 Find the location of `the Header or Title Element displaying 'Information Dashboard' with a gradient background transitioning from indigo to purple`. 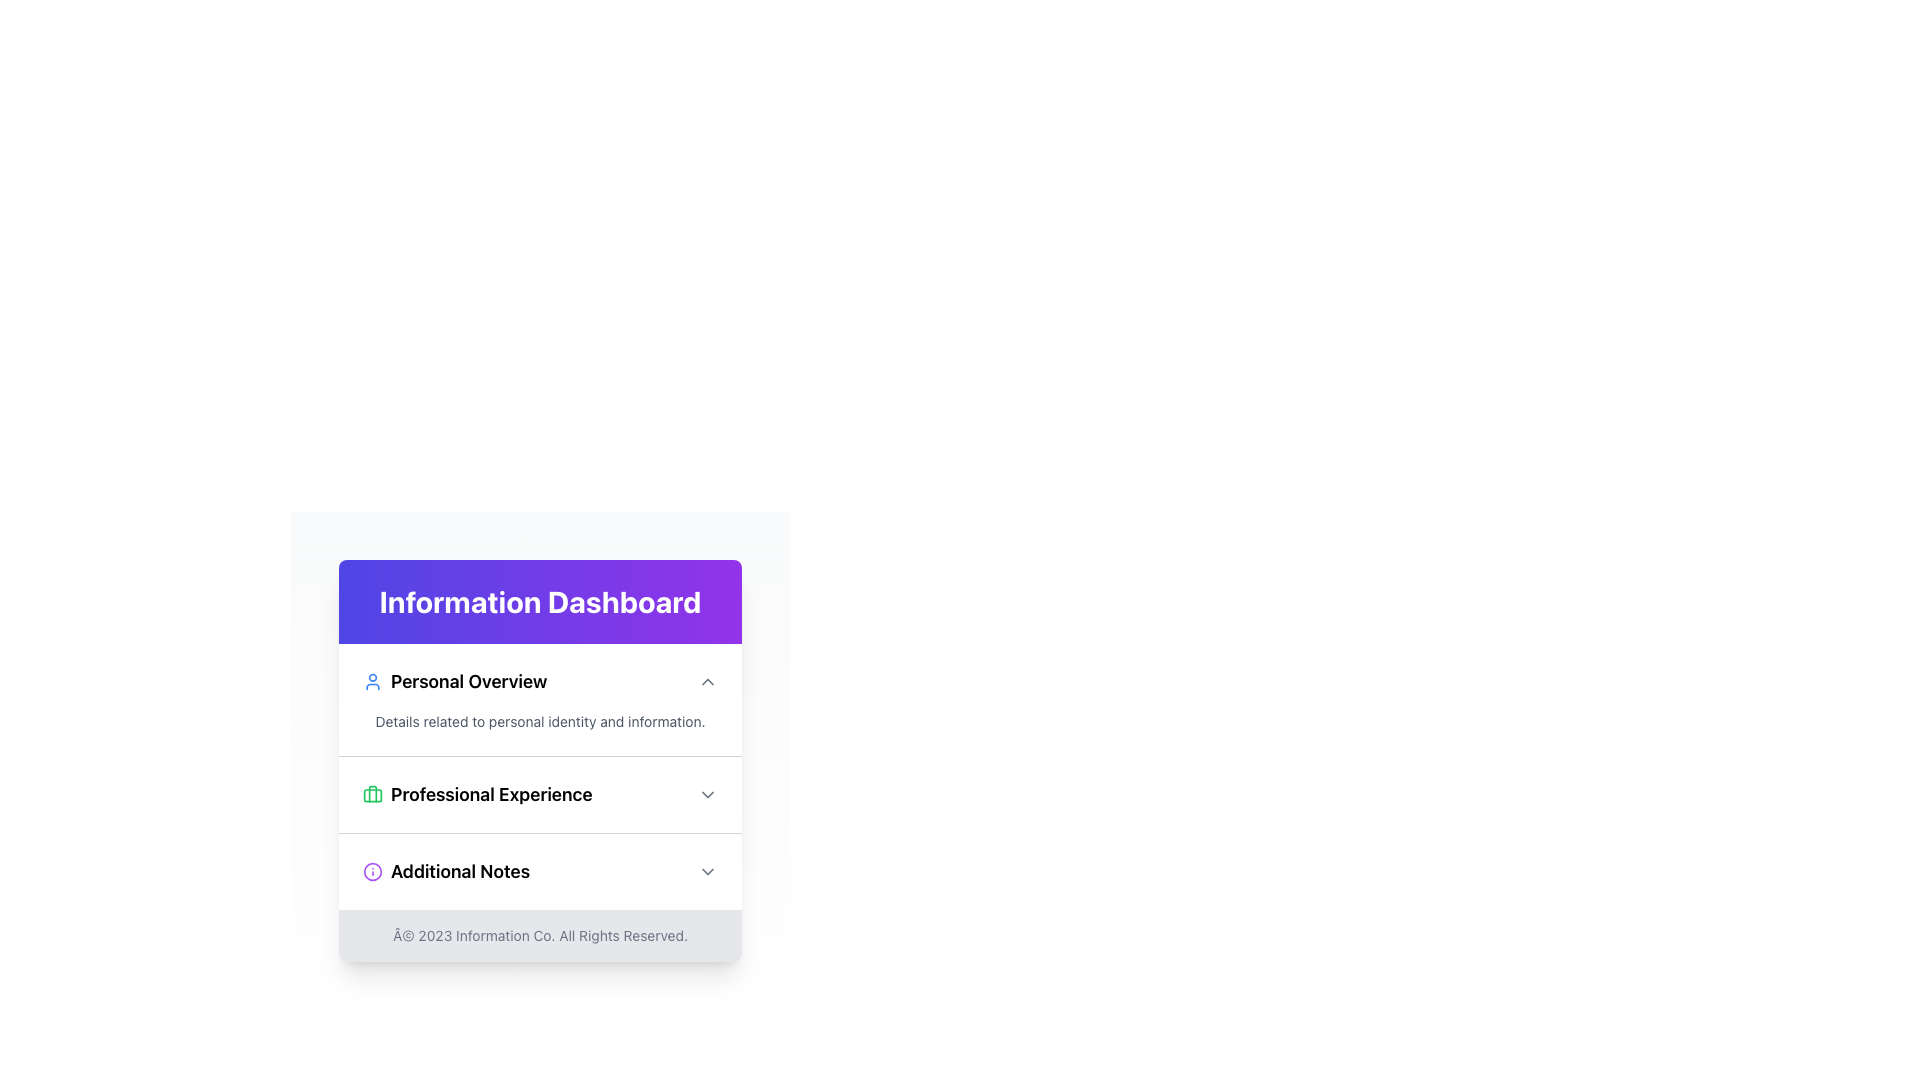

the Header or Title Element displaying 'Information Dashboard' with a gradient background transitioning from indigo to purple is located at coordinates (540, 600).